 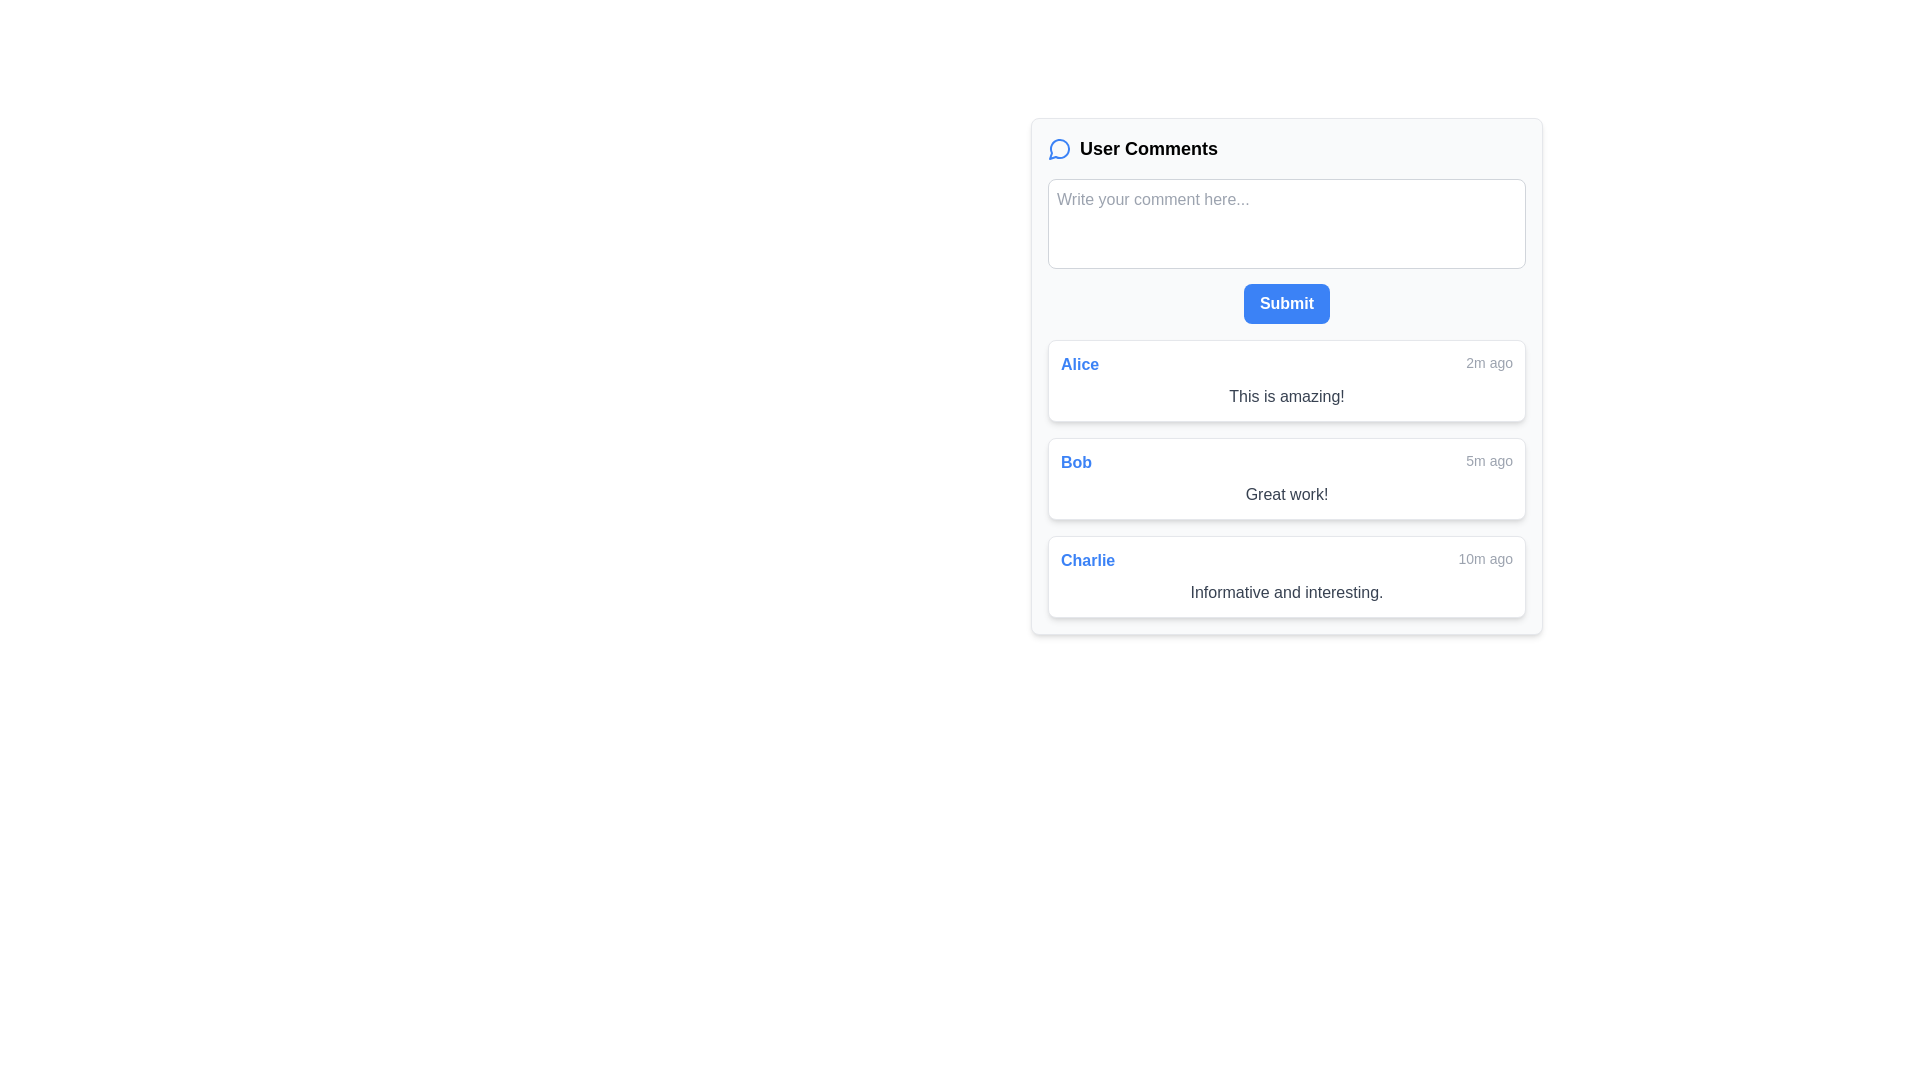 What do you see at coordinates (1059, 148) in the screenshot?
I see `the circular chat bubble icon with a blue border located in the top-left corner of the comments section, which is positioned directly to the left of the title 'User Comments'` at bounding box center [1059, 148].